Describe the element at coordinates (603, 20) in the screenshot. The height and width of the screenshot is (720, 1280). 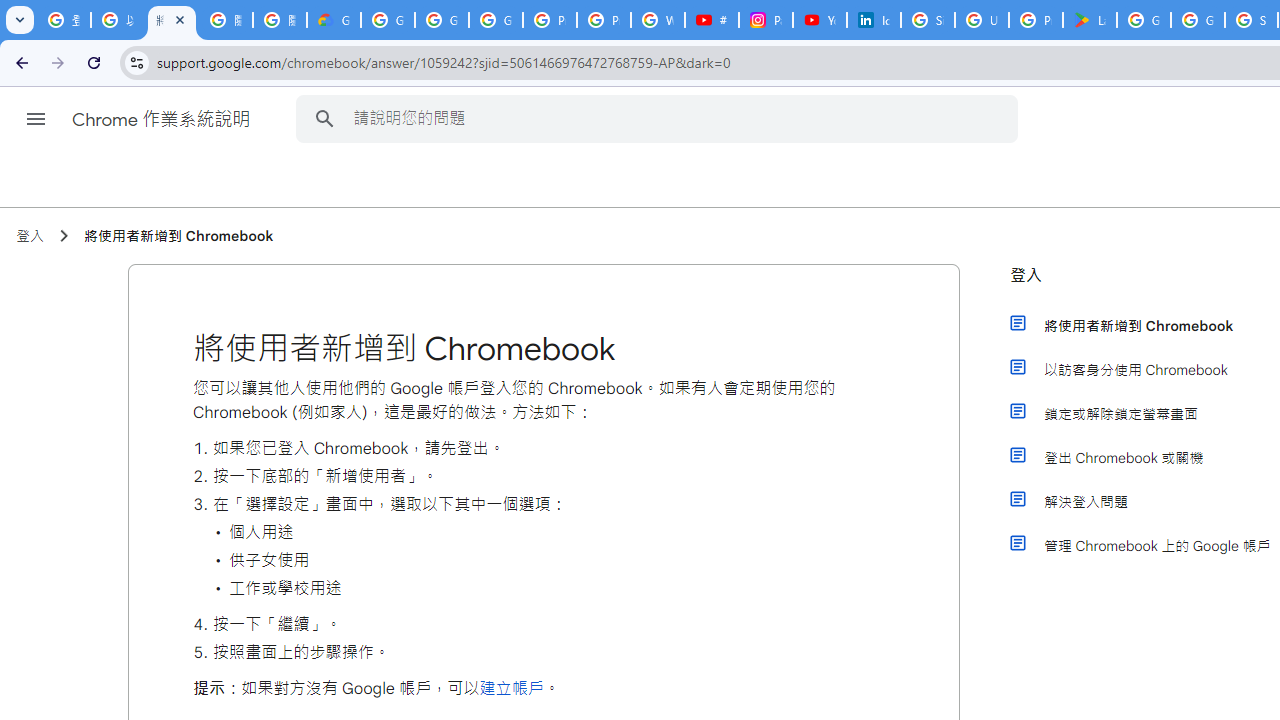
I see `'Privacy Help Center - Policies Help'` at that location.